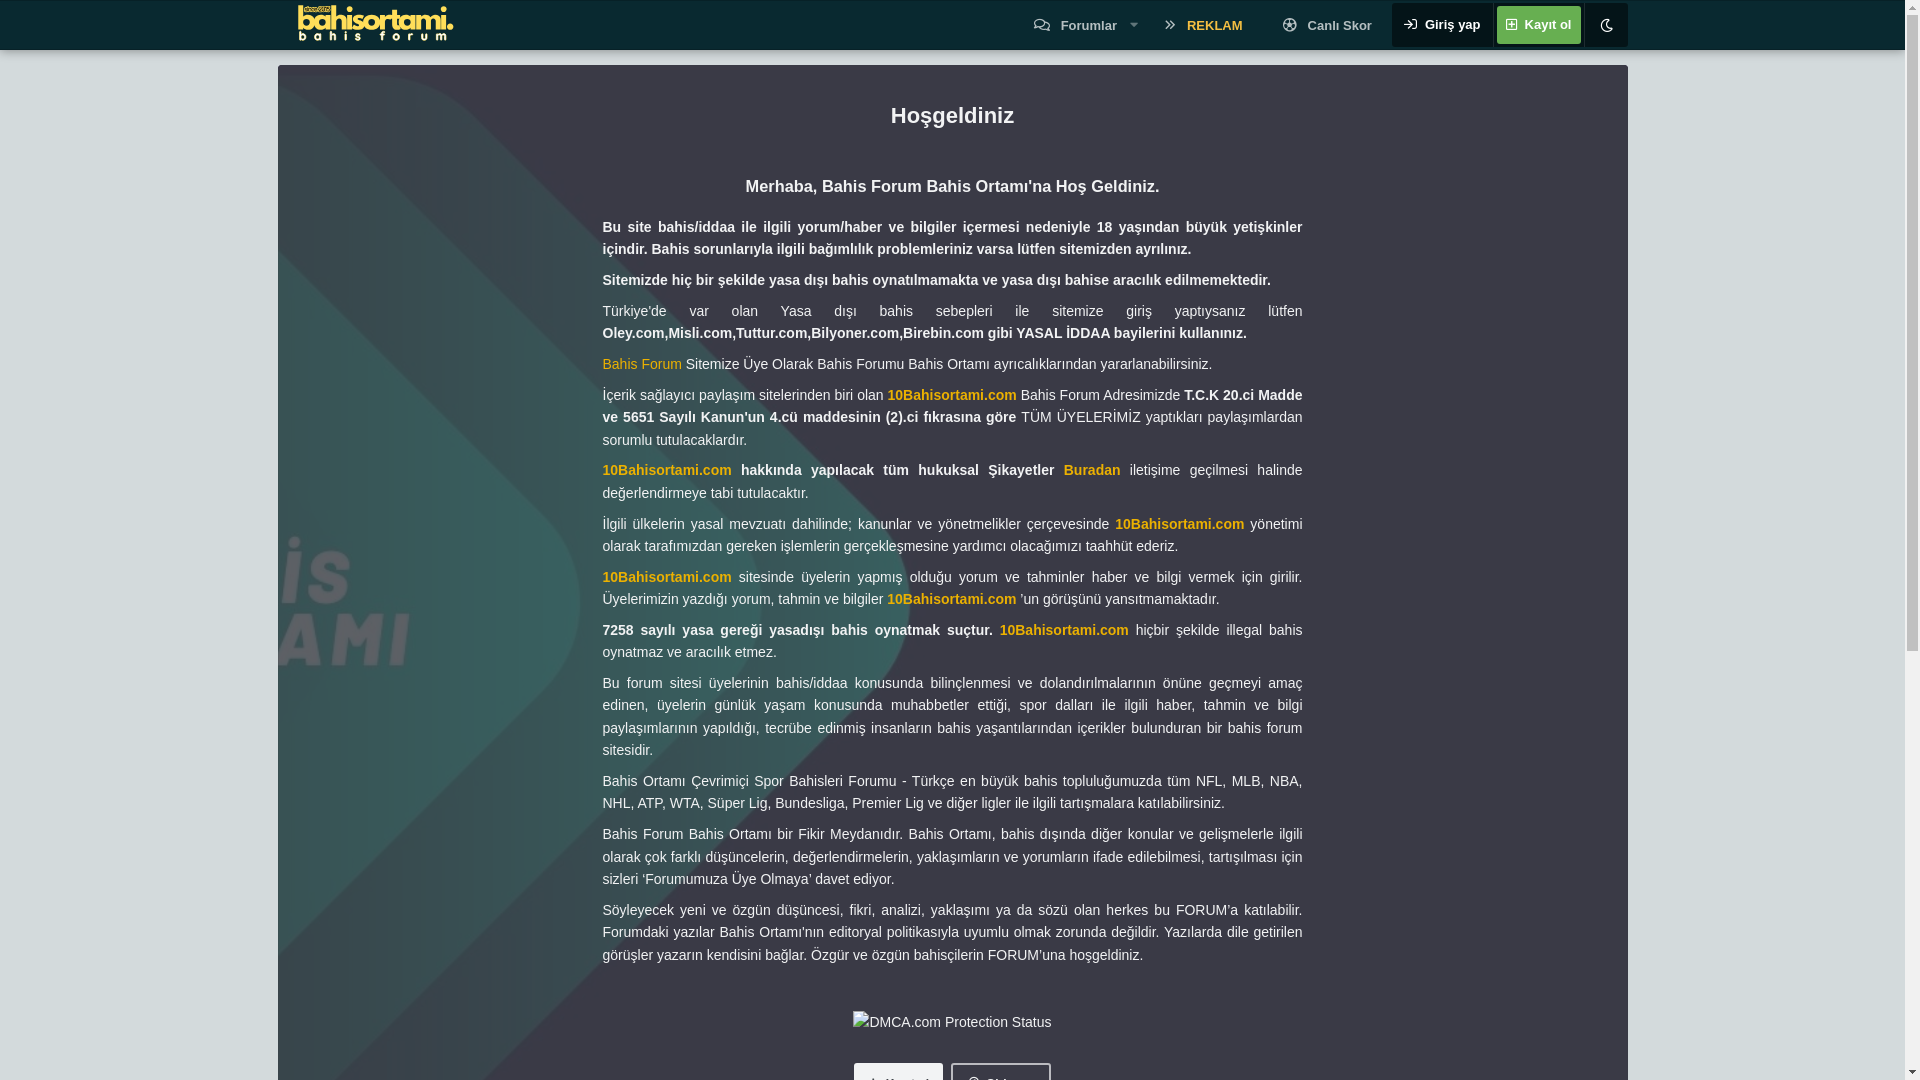  I want to click on 'DMCA.com Protection Status', so click(950, 1022).